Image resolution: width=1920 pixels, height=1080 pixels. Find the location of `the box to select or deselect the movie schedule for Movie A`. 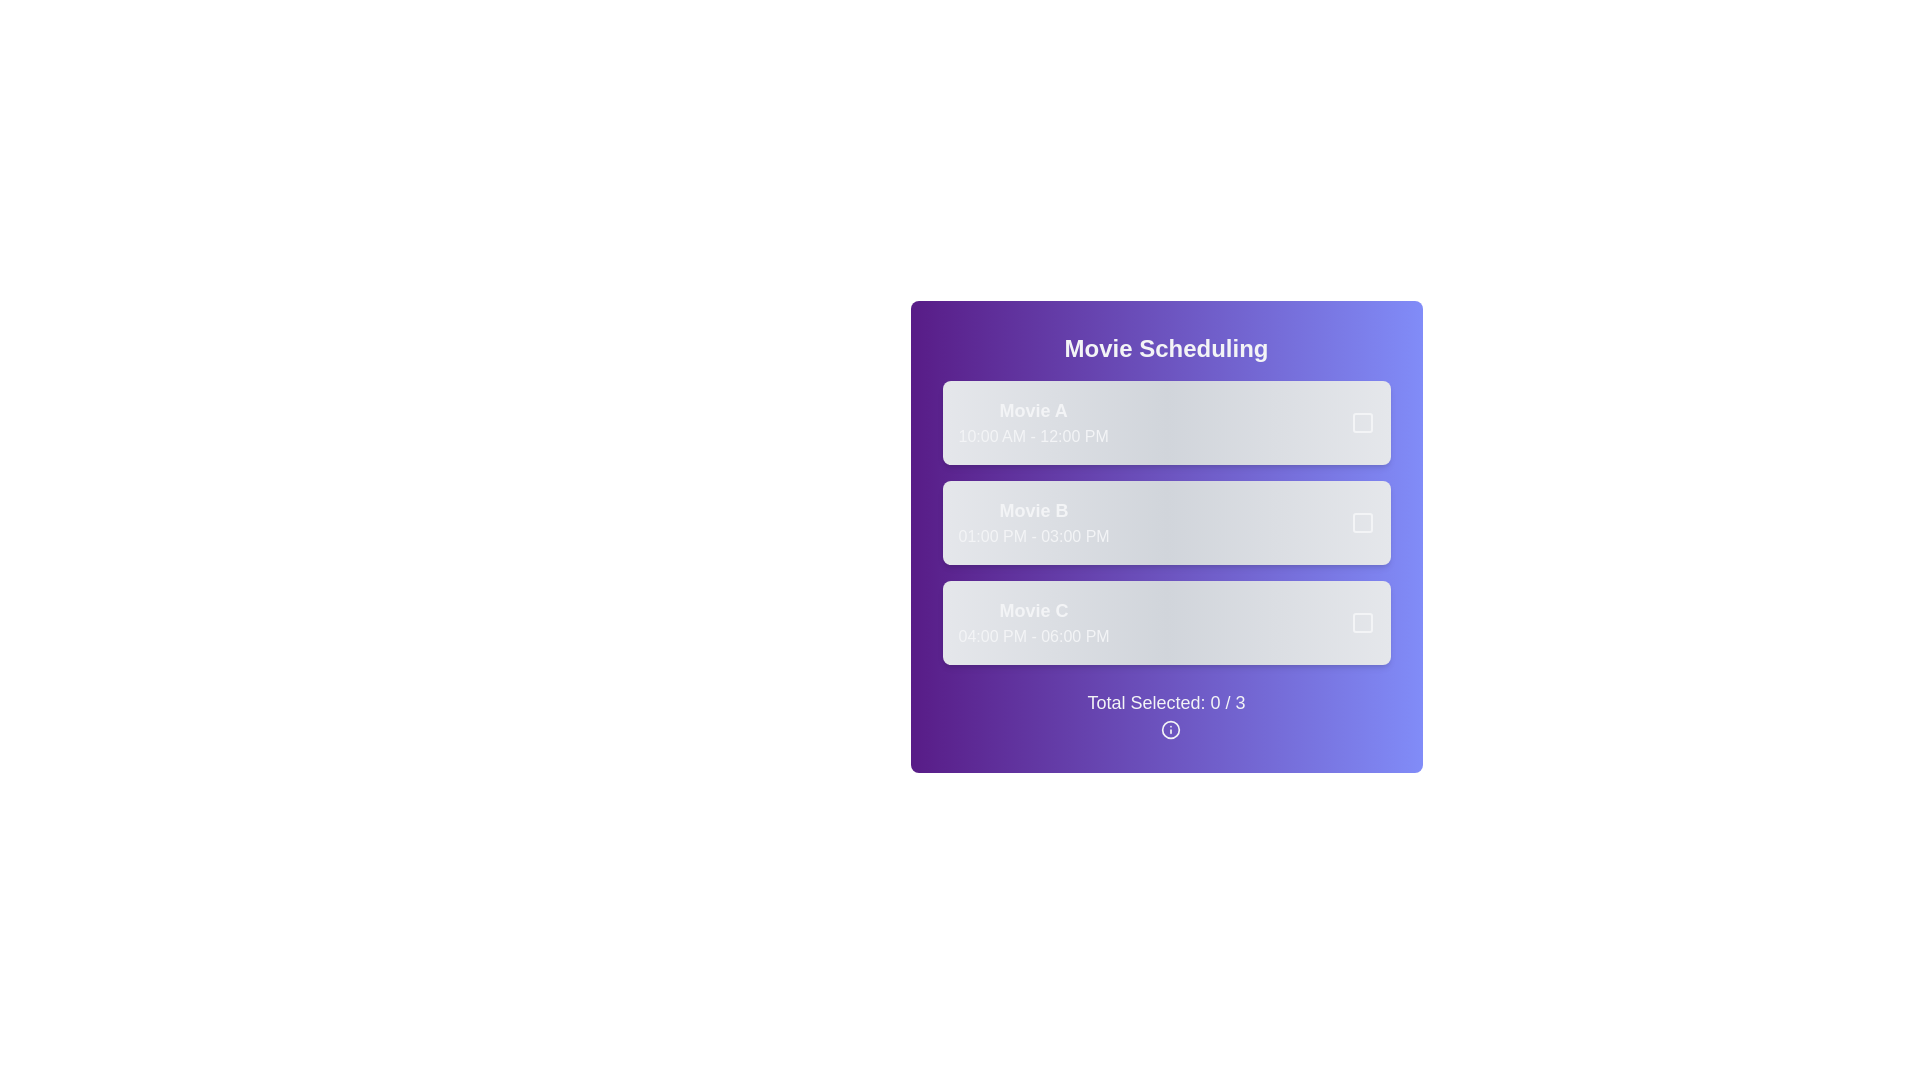

the box to select or deselect the movie schedule for Movie A is located at coordinates (1350, 422).